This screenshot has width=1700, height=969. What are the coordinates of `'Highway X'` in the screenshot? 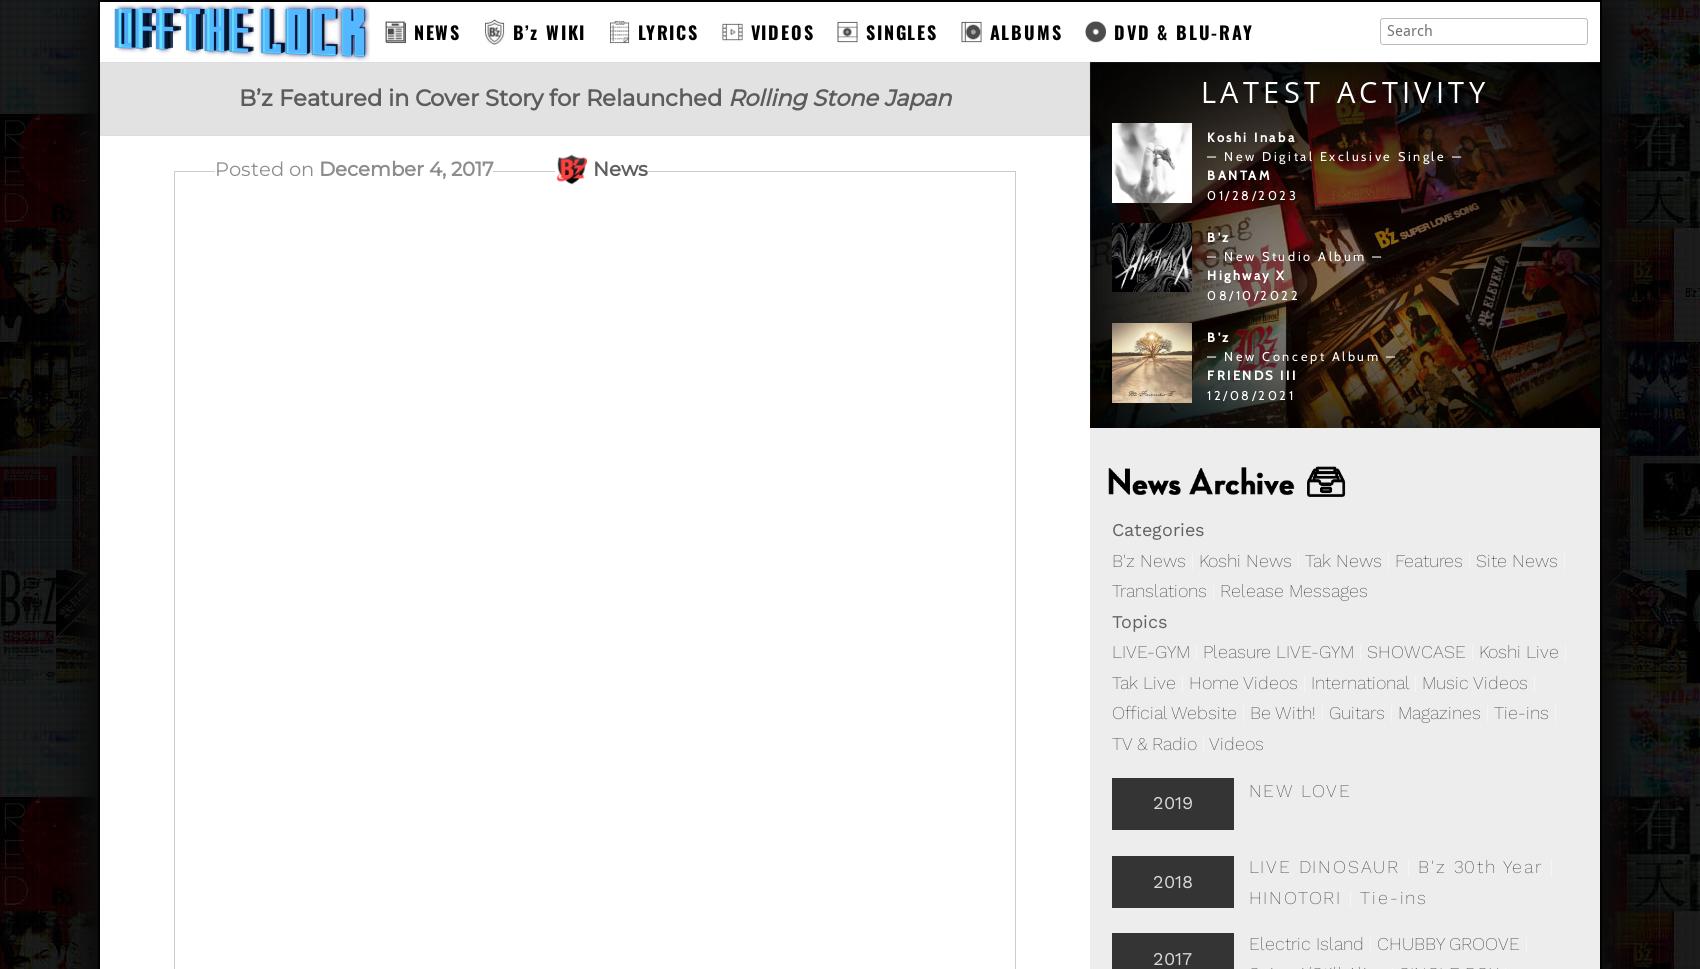 It's located at (1245, 275).